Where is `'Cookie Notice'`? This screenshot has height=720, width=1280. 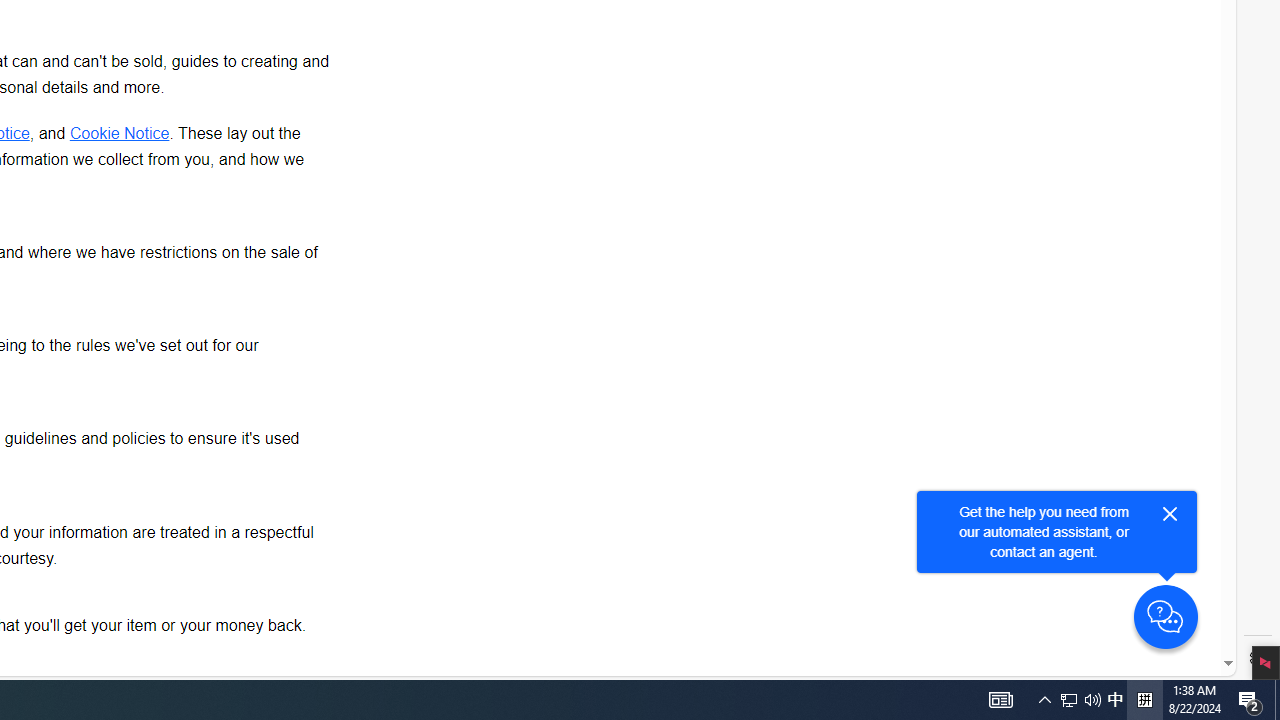
'Cookie Notice' is located at coordinates (118, 132).